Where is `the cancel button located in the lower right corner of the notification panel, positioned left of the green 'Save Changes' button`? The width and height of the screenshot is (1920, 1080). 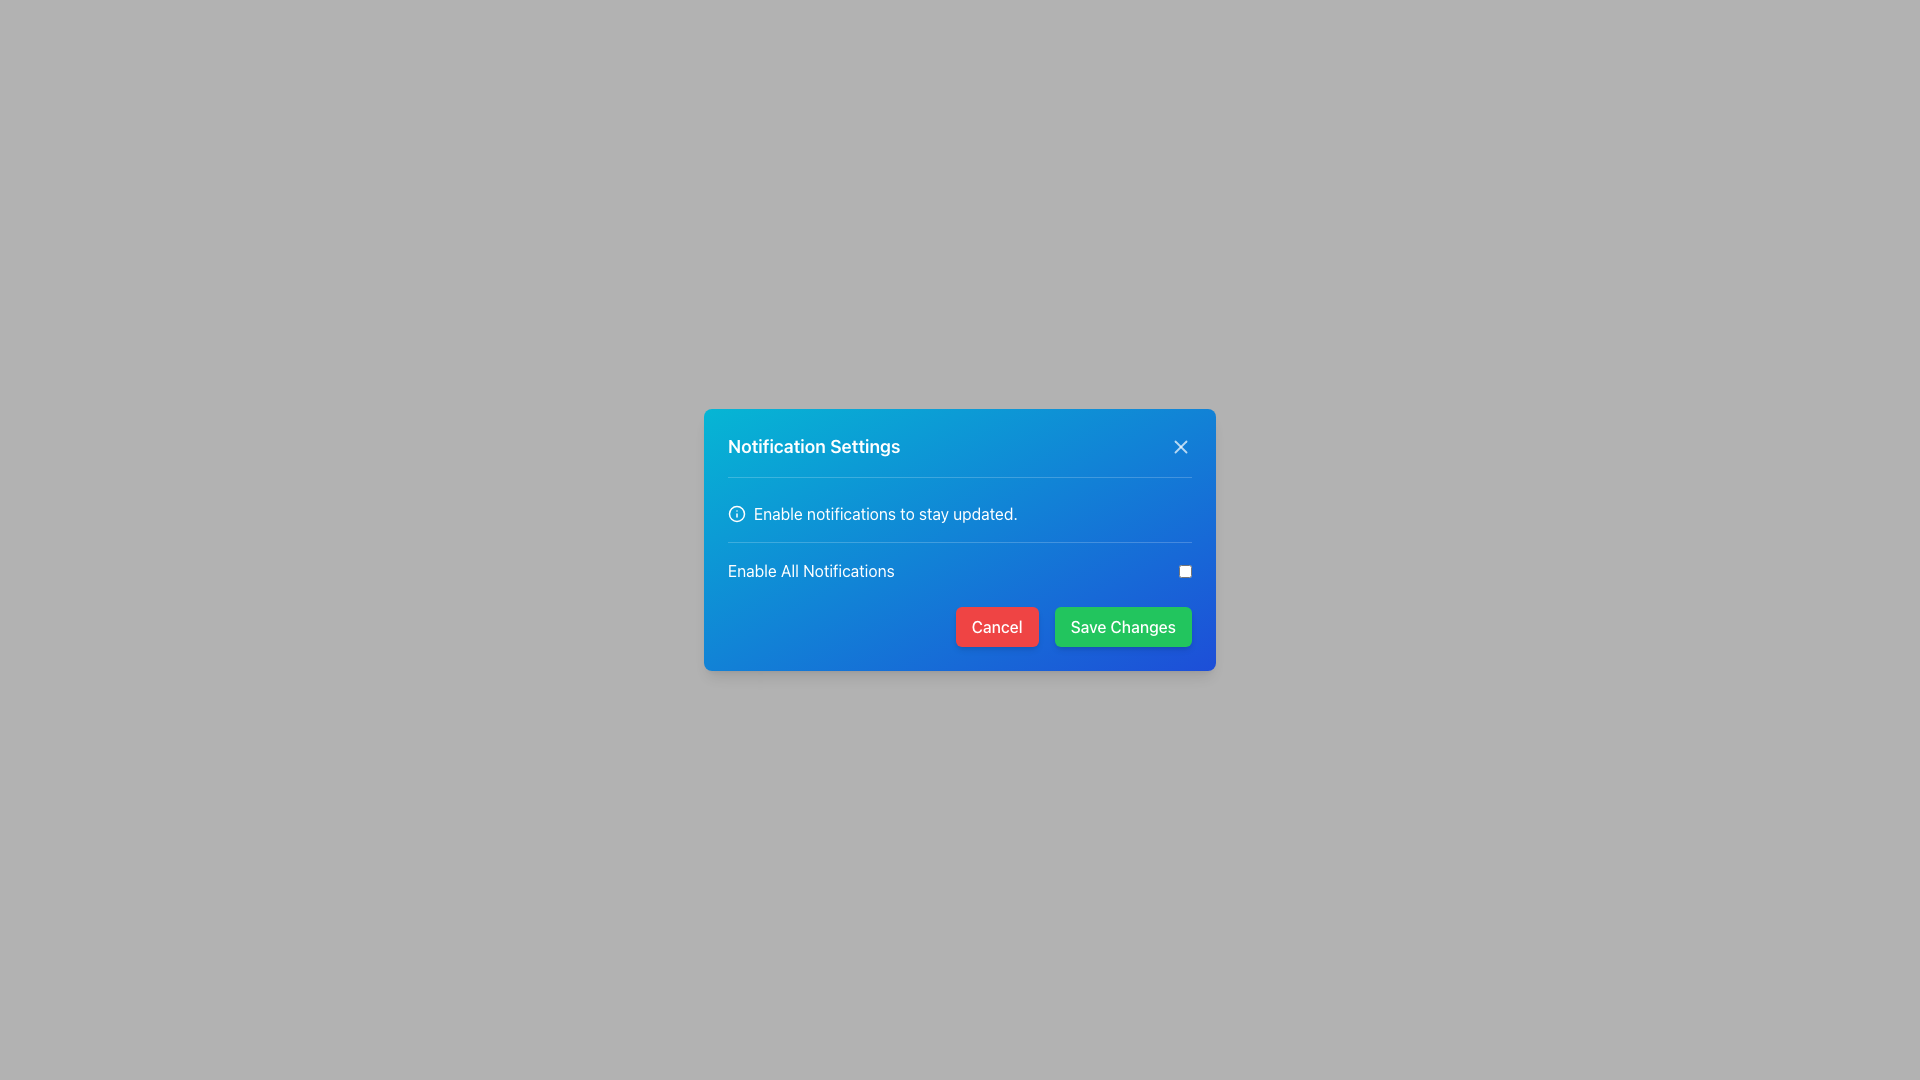 the cancel button located in the lower right corner of the notification panel, positioned left of the green 'Save Changes' button is located at coordinates (997, 626).